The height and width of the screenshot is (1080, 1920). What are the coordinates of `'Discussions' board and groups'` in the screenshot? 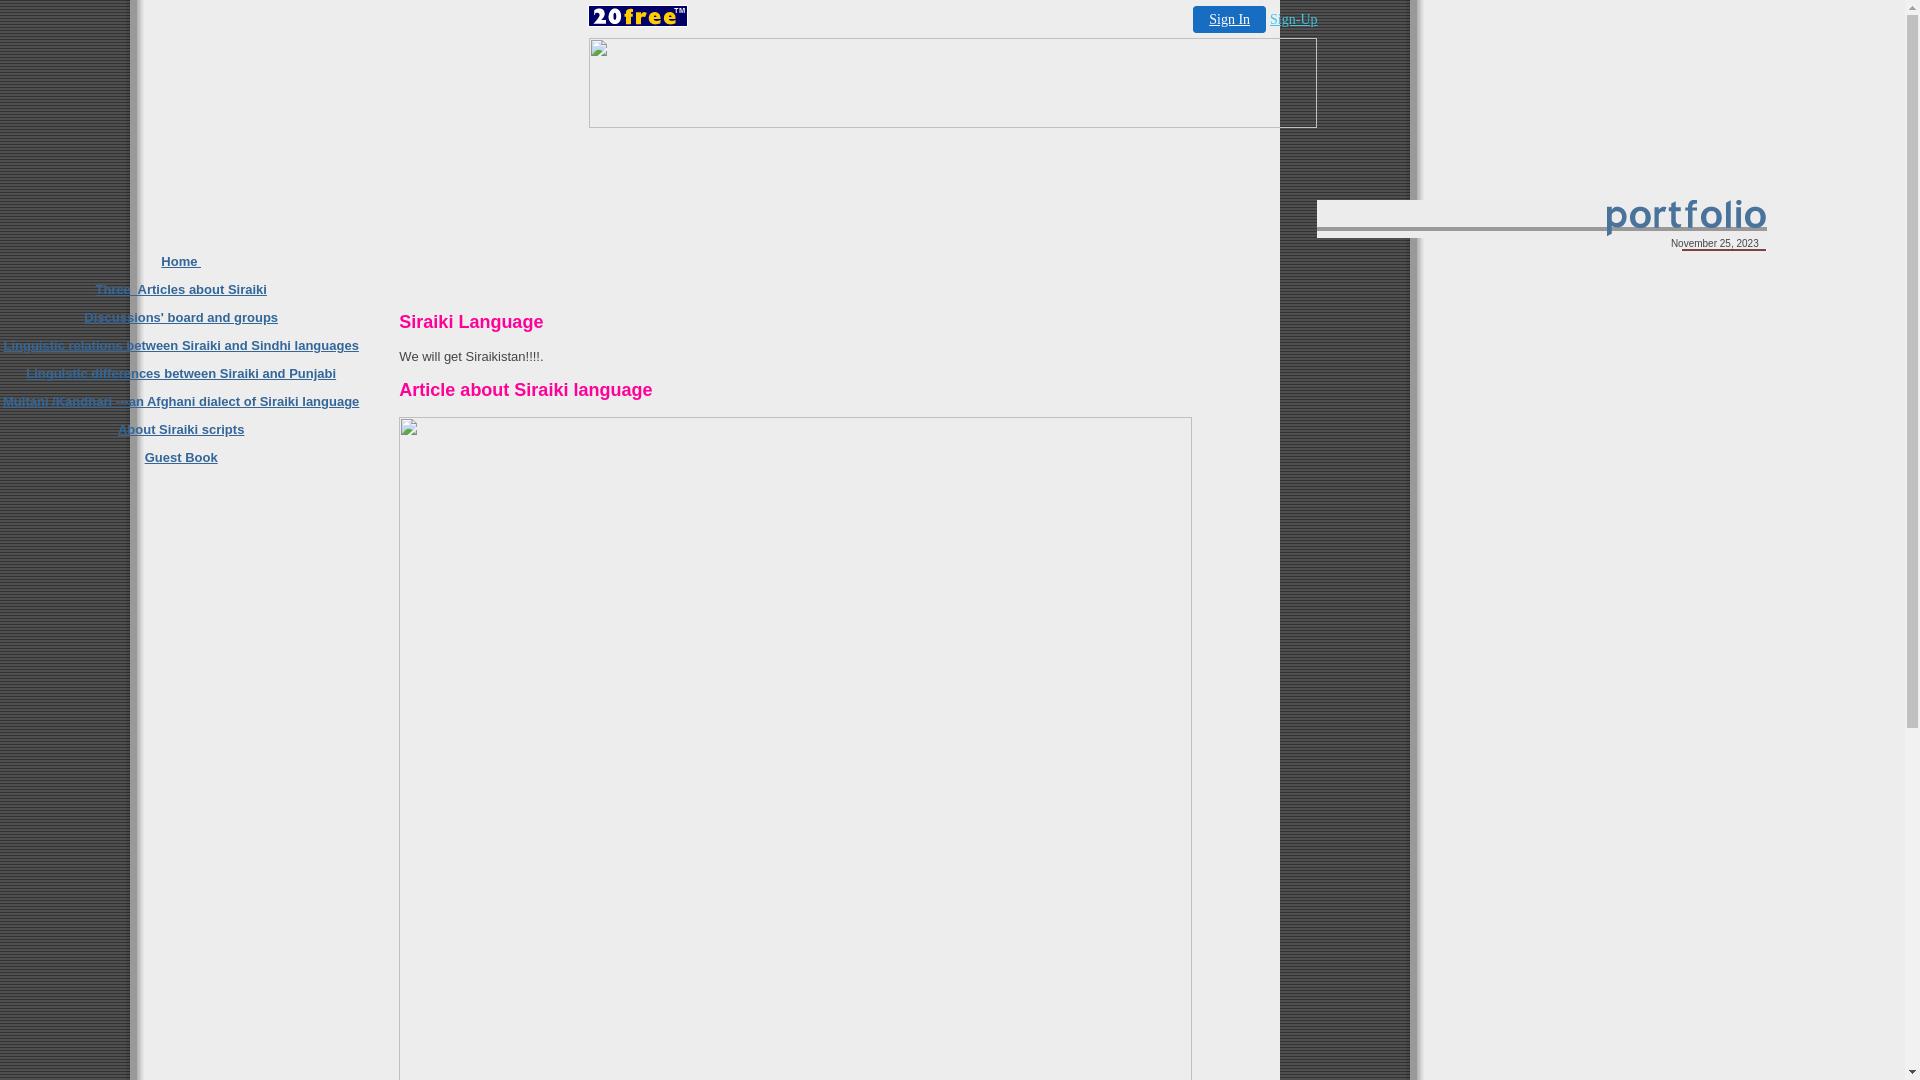 It's located at (181, 316).